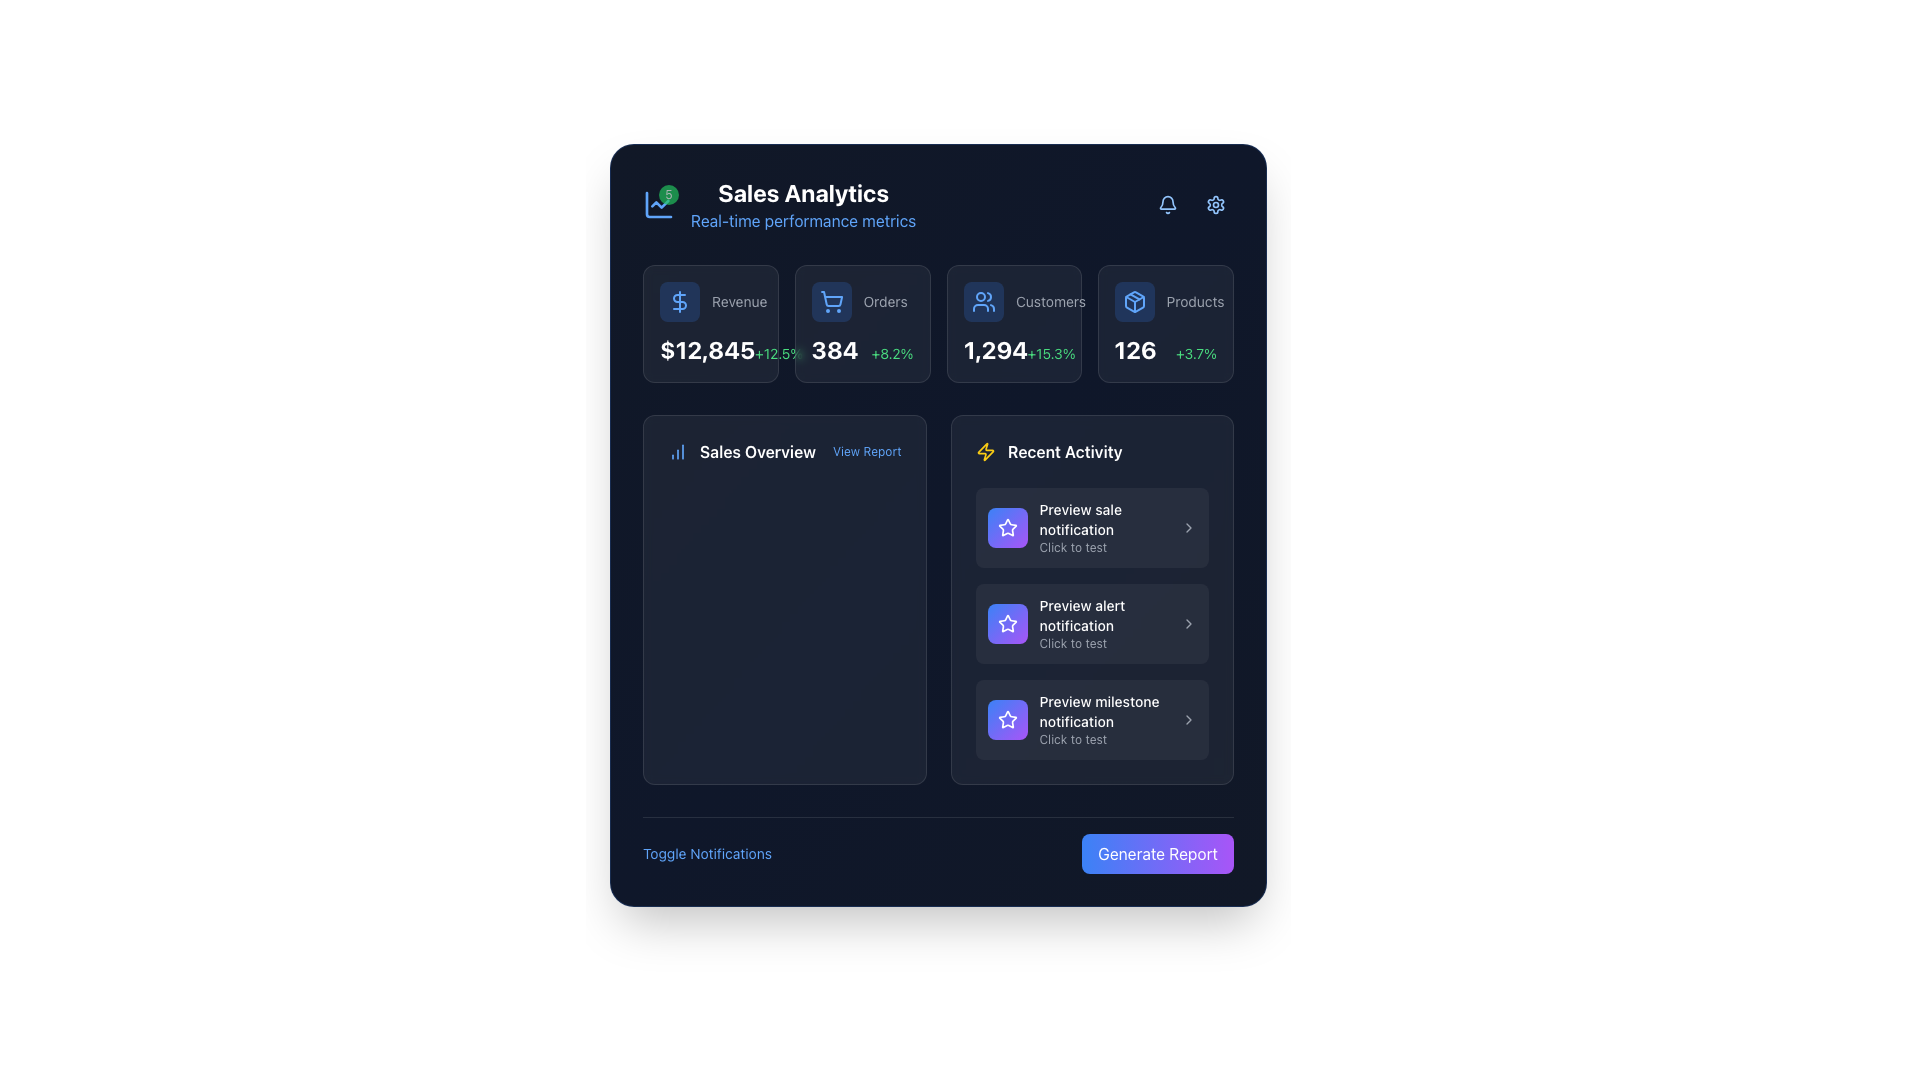  Describe the element at coordinates (1007, 717) in the screenshot. I see `the milestone notification icon located in the 'Recent Activity' section, specifically in the third list item labeled 'Preview milestone notification.'` at that location.